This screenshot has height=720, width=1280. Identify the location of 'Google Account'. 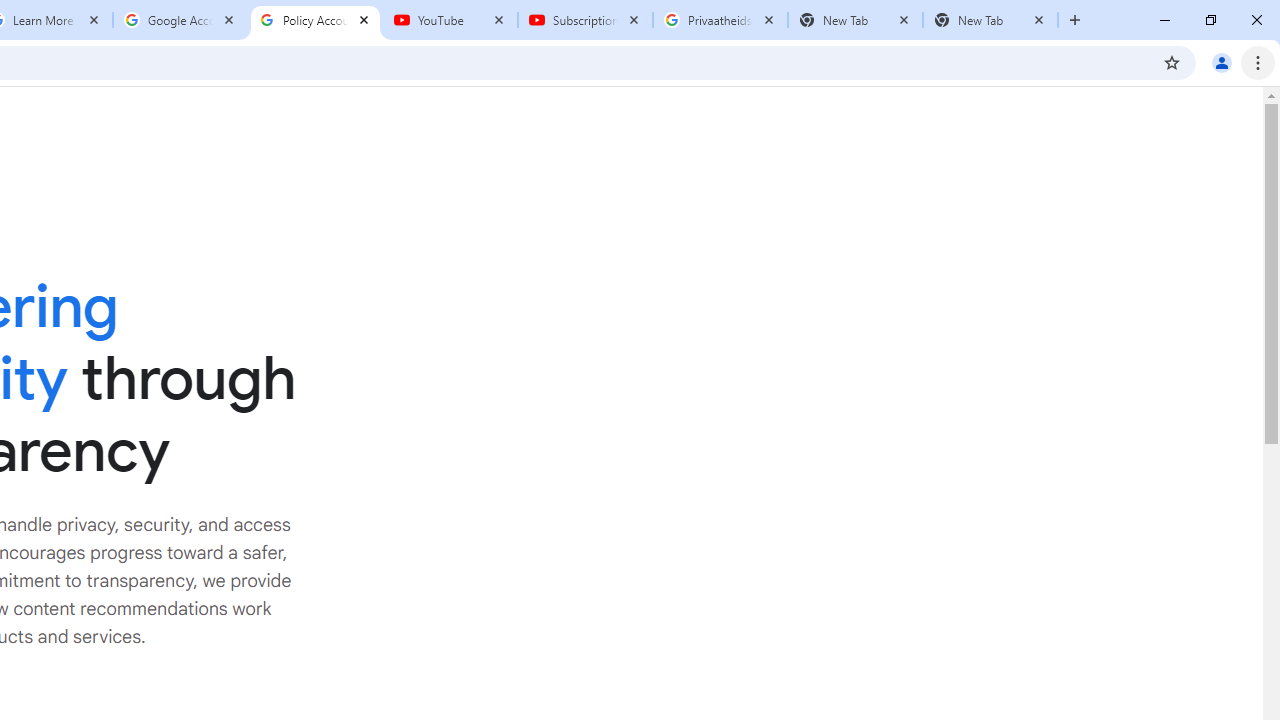
(180, 20).